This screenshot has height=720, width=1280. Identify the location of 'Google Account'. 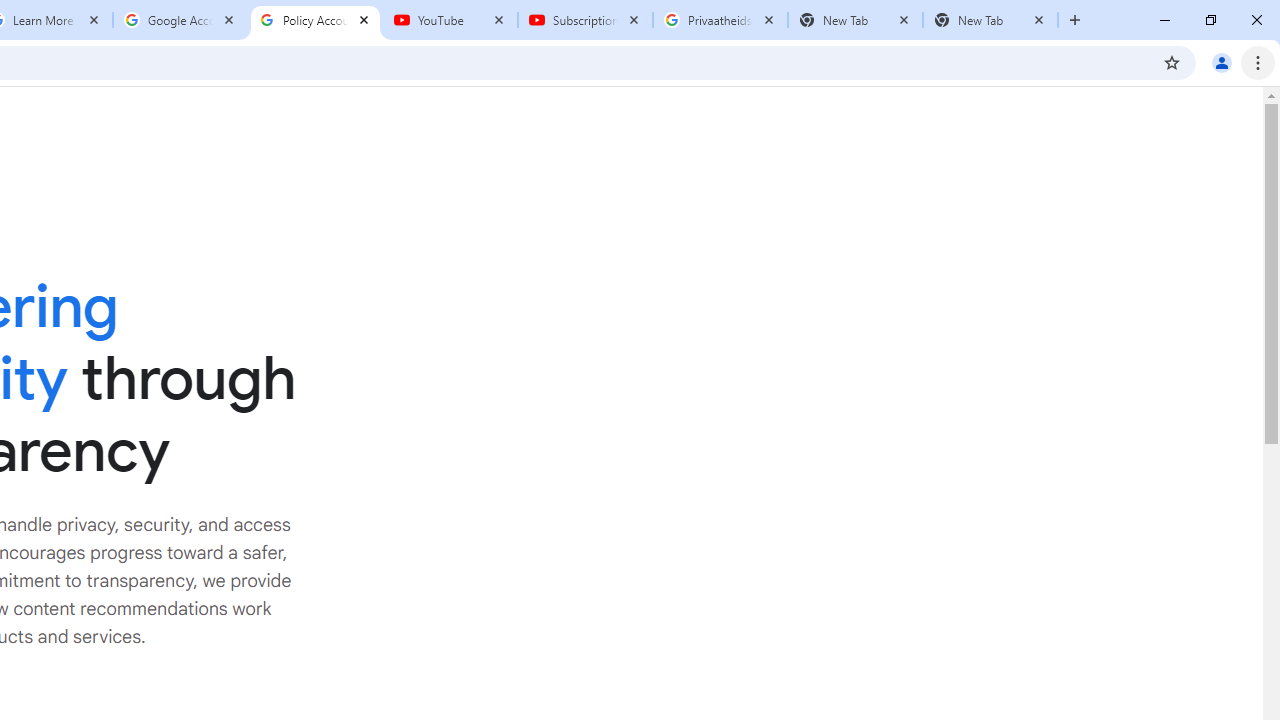
(180, 20).